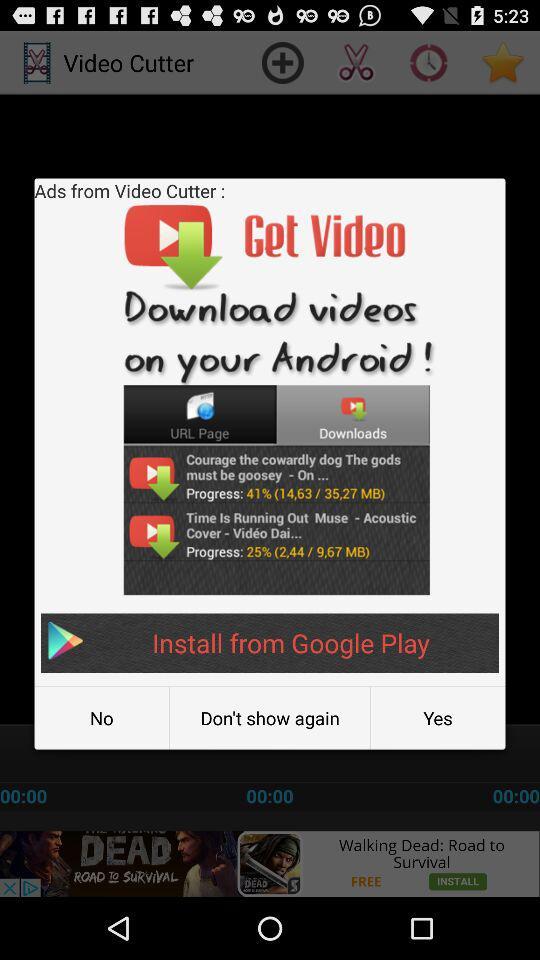 The image size is (540, 960). What do you see at coordinates (100, 718) in the screenshot?
I see `the icon at the bottom left corner` at bounding box center [100, 718].